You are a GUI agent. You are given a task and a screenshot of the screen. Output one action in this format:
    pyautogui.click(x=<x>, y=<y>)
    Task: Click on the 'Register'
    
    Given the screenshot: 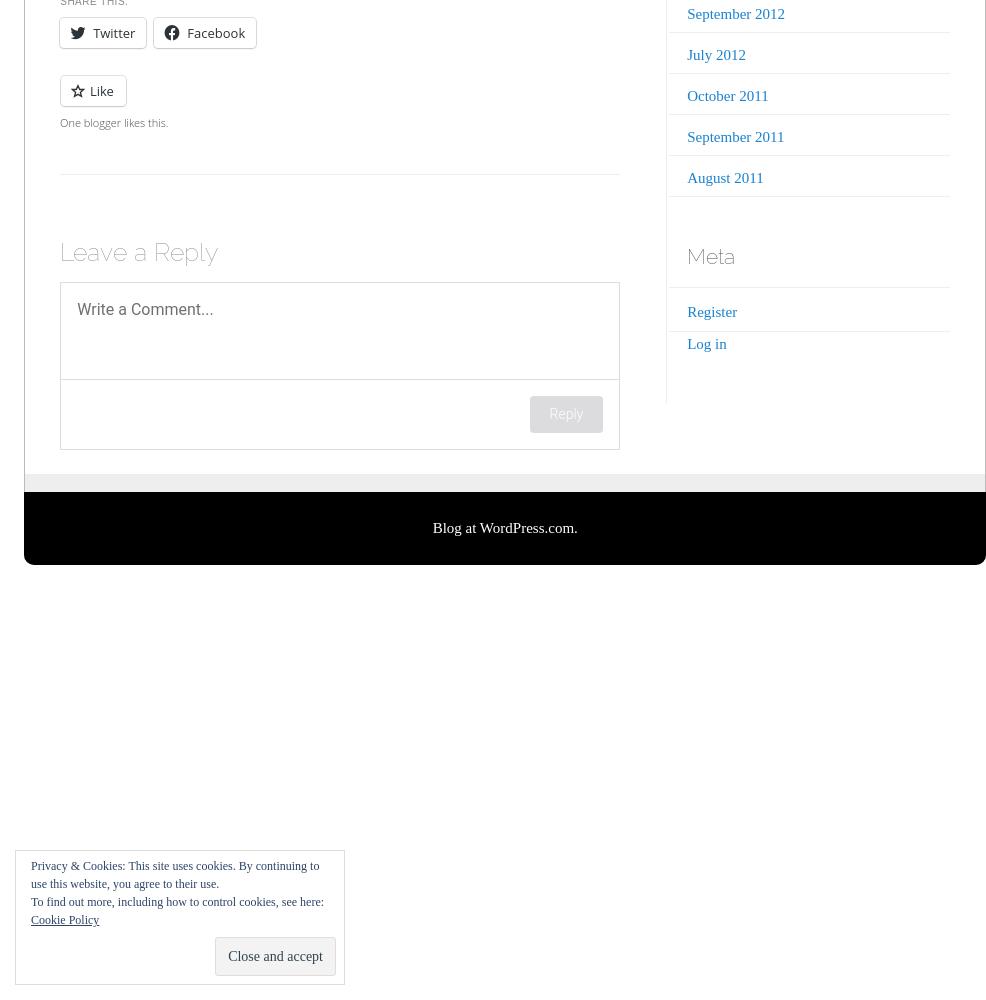 What is the action you would take?
    pyautogui.click(x=710, y=312)
    